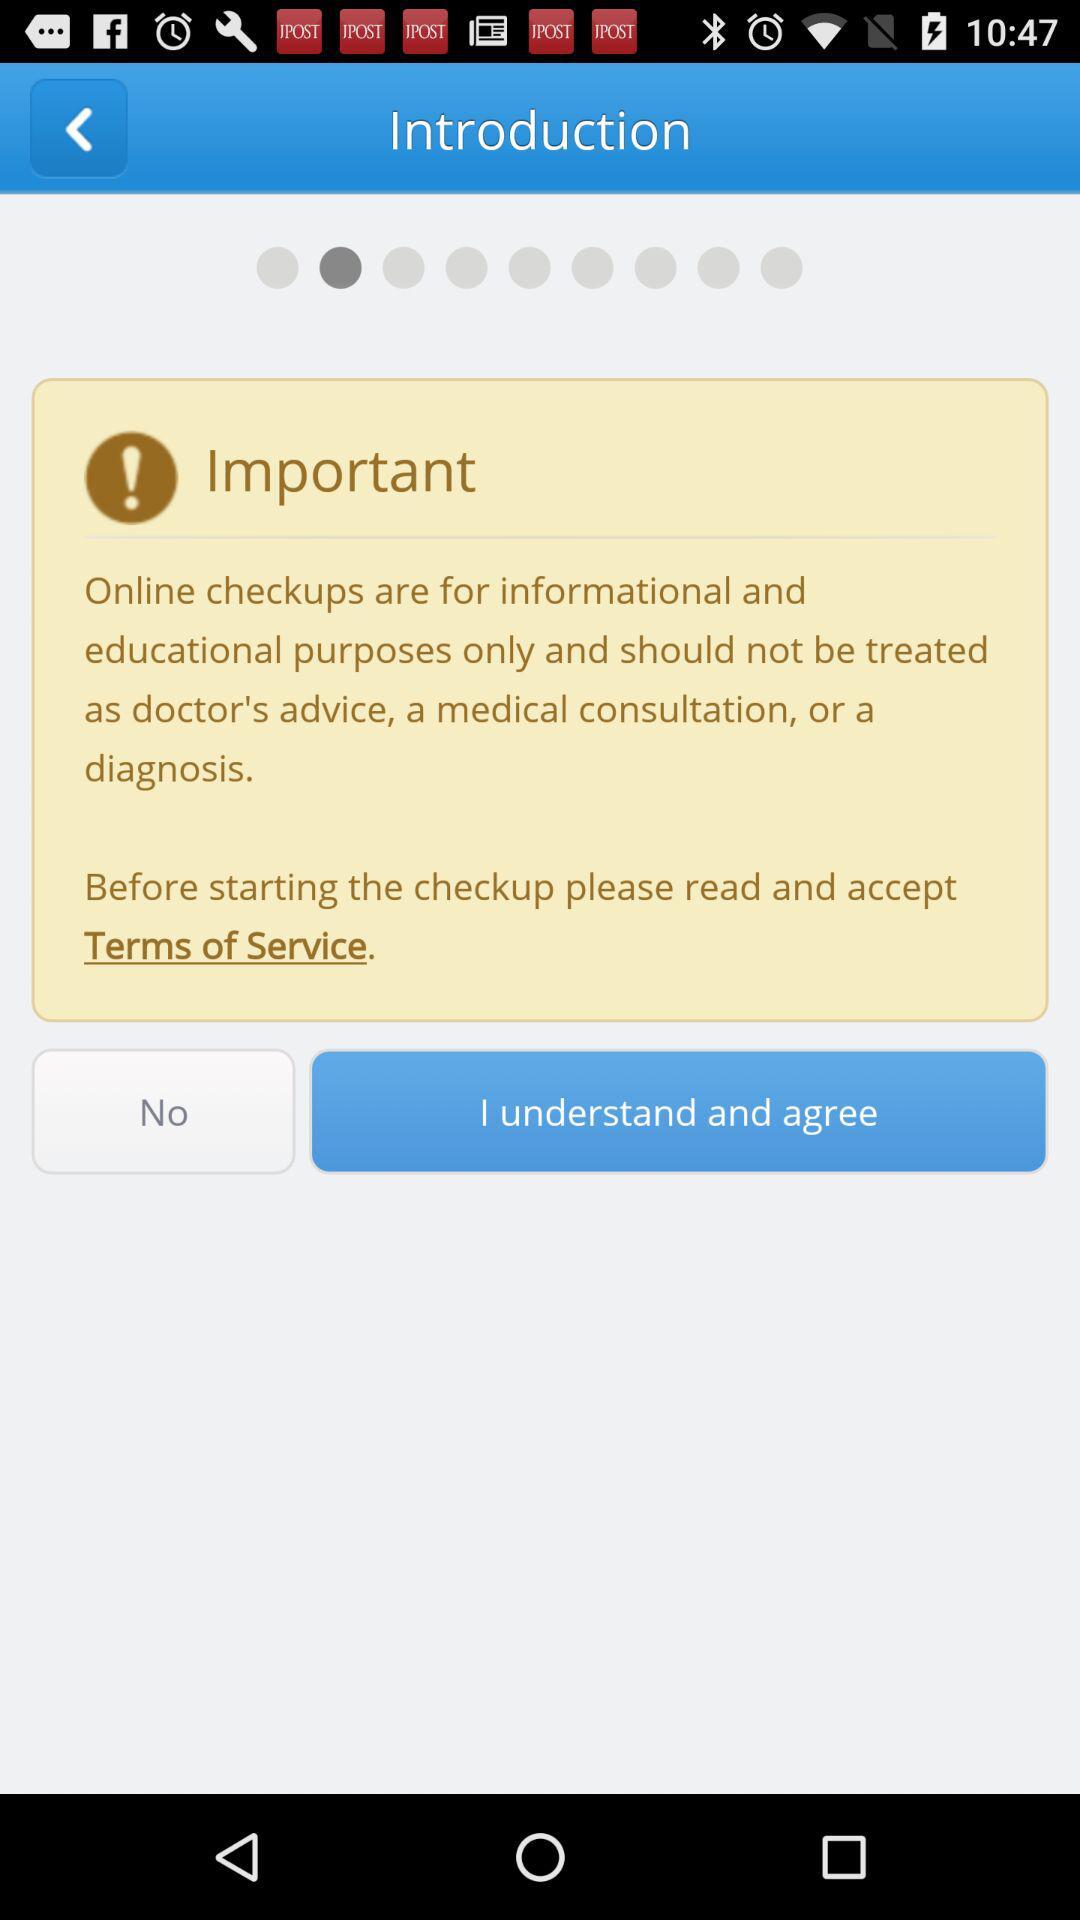 The image size is (1080, 1920). What do you see at coordinates (162, 1110) in the screenshot?
I see `icon below online checkups are item` at bounding box center [162, 1110].